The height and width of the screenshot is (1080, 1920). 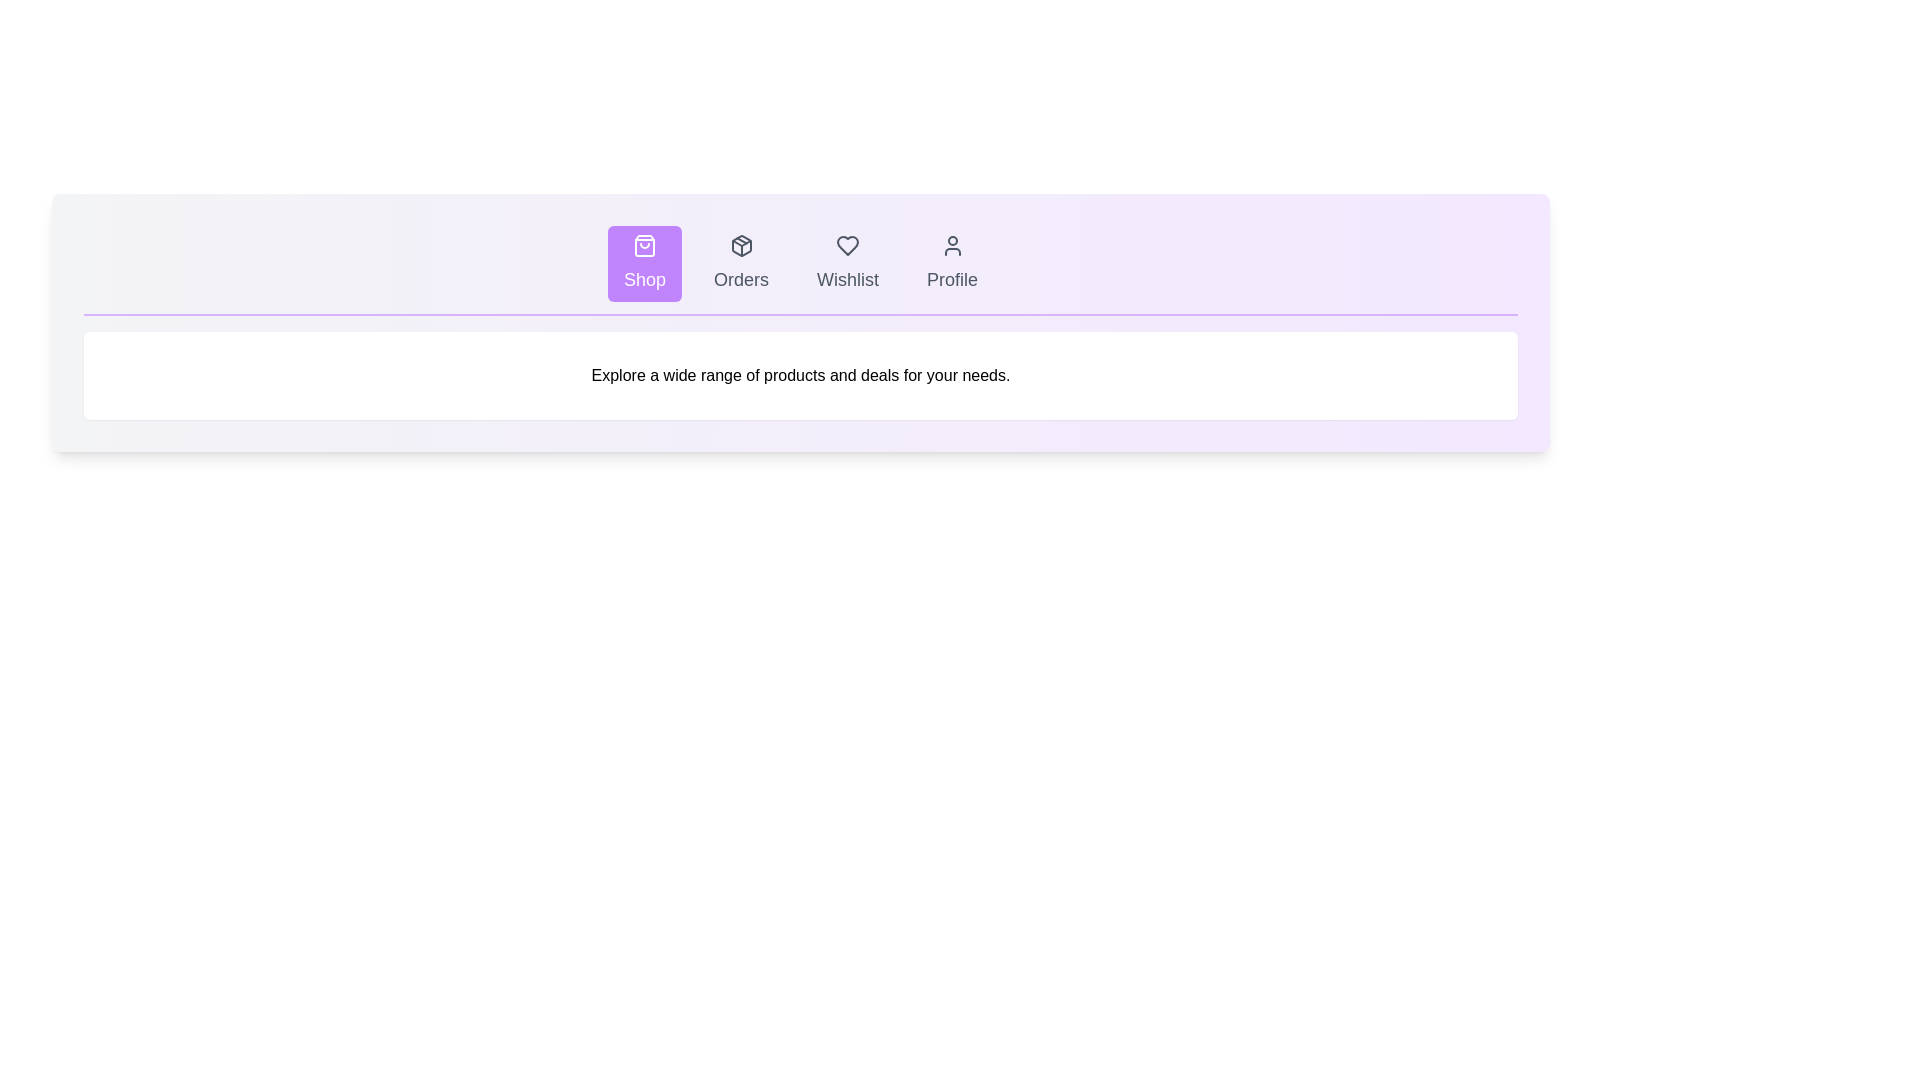 I want to click on the Orders tab to observe its hover effect, so click(x=740, y=262).